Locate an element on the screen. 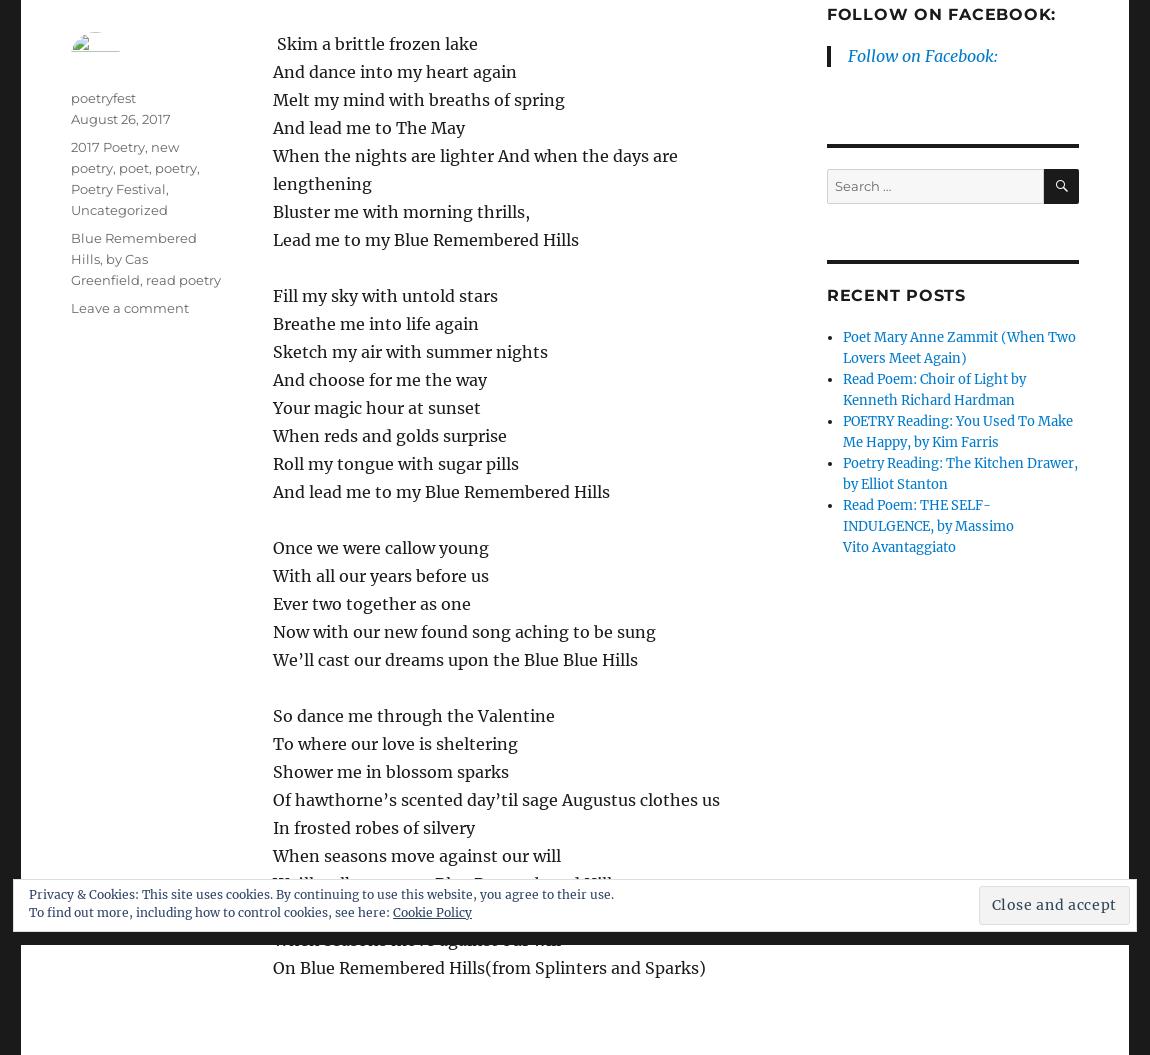  'Poet Mary Anne Zammit (When Two Lovers Meet Again)' is located at coordinates (959, 347).